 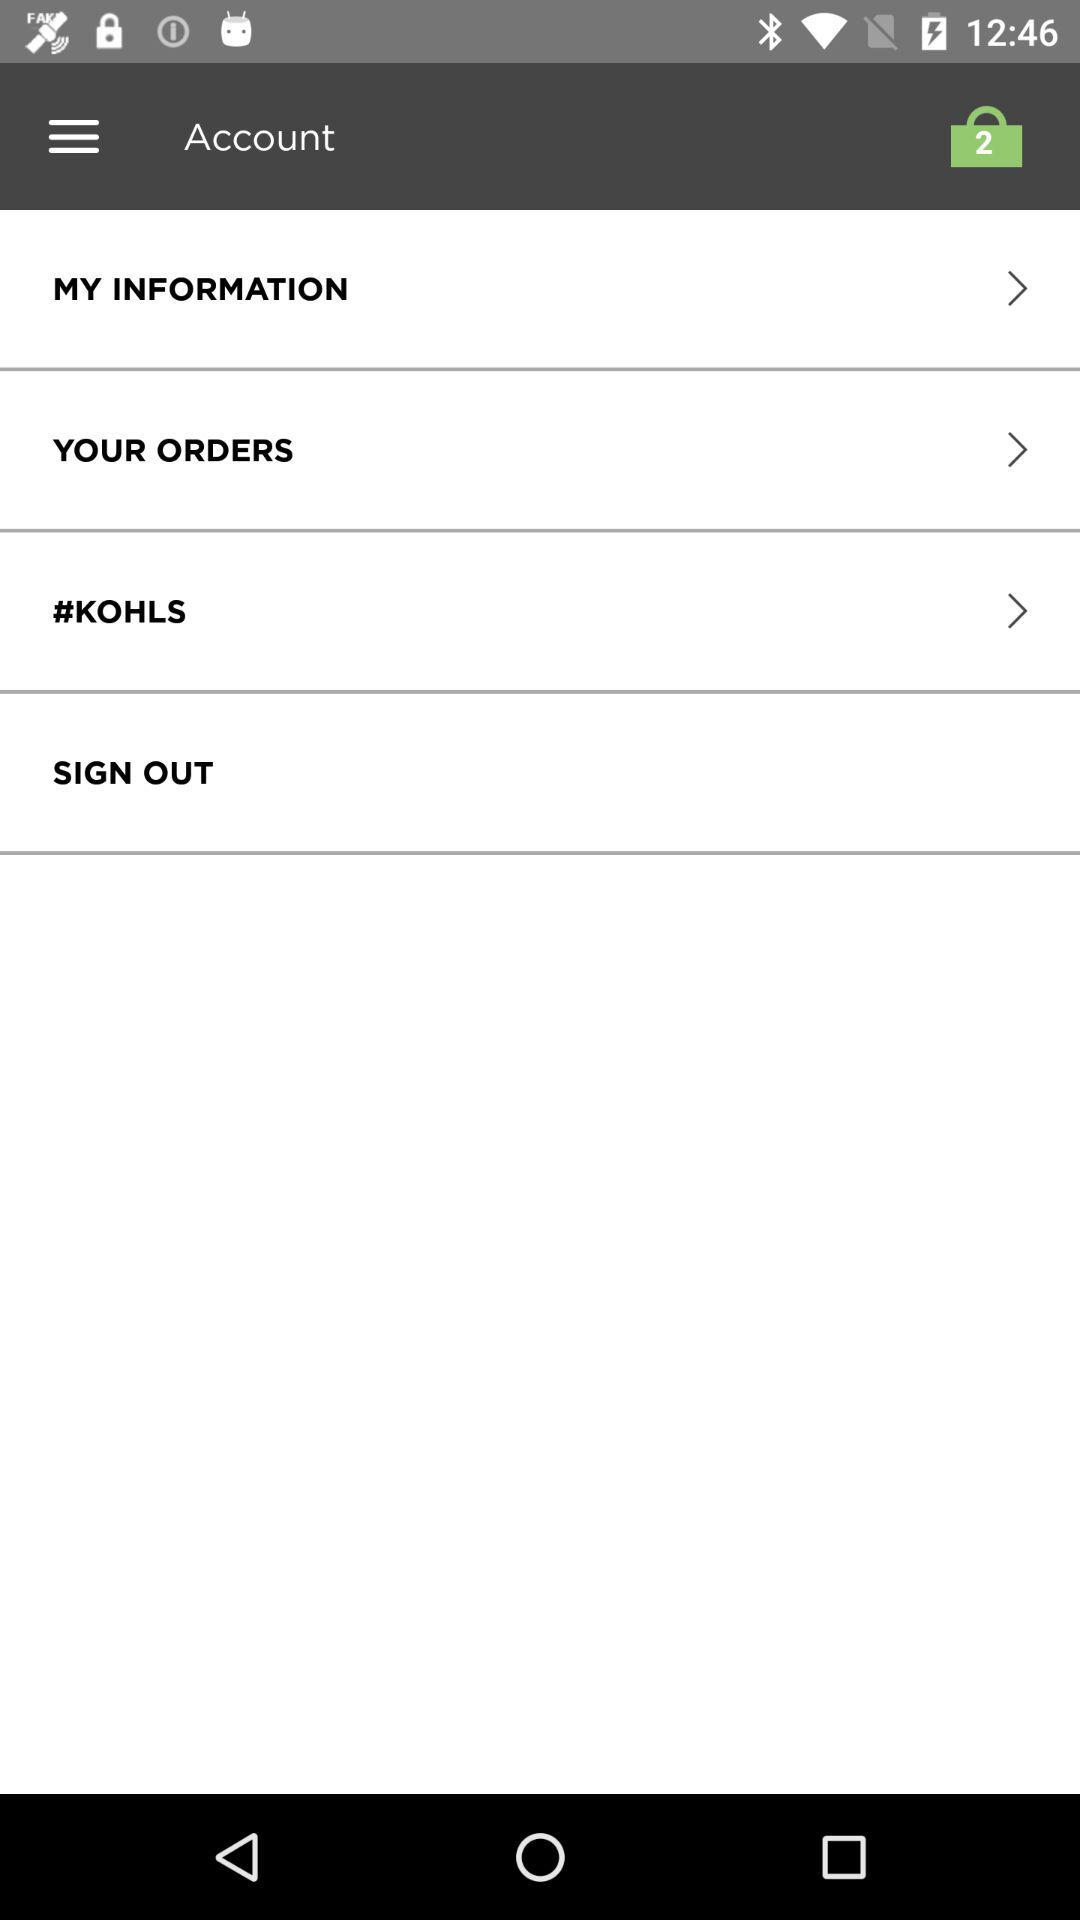 I want to click on sign out item, so click(x=133, y=771).